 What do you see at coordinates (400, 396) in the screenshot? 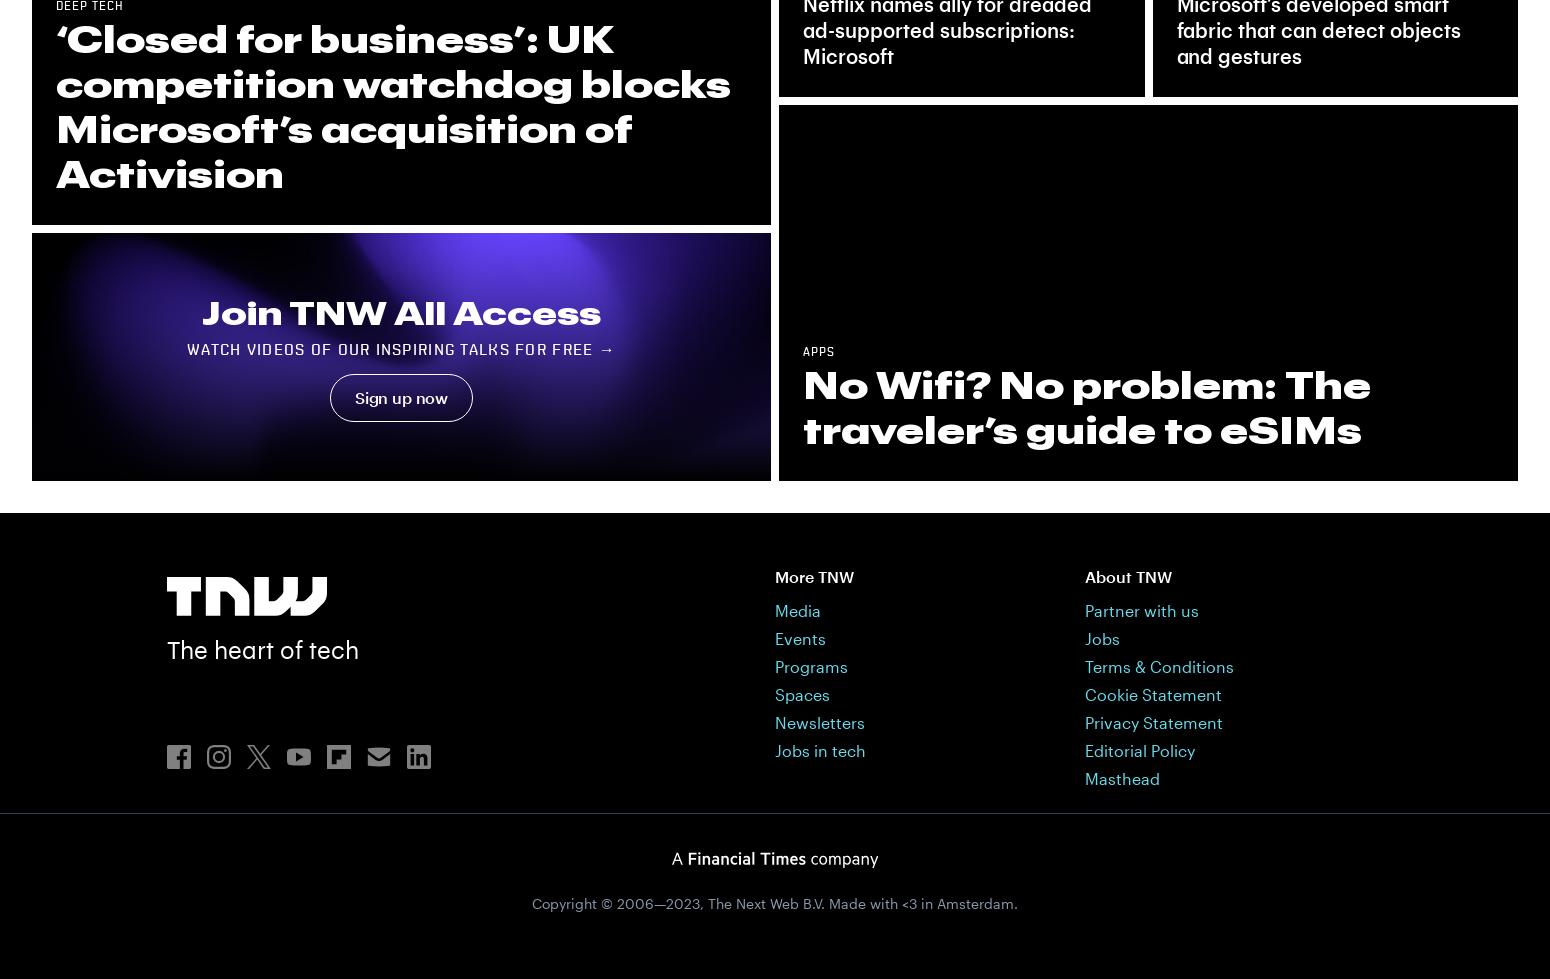
I see `'Sign up now'` at bounding box center [400, 396].